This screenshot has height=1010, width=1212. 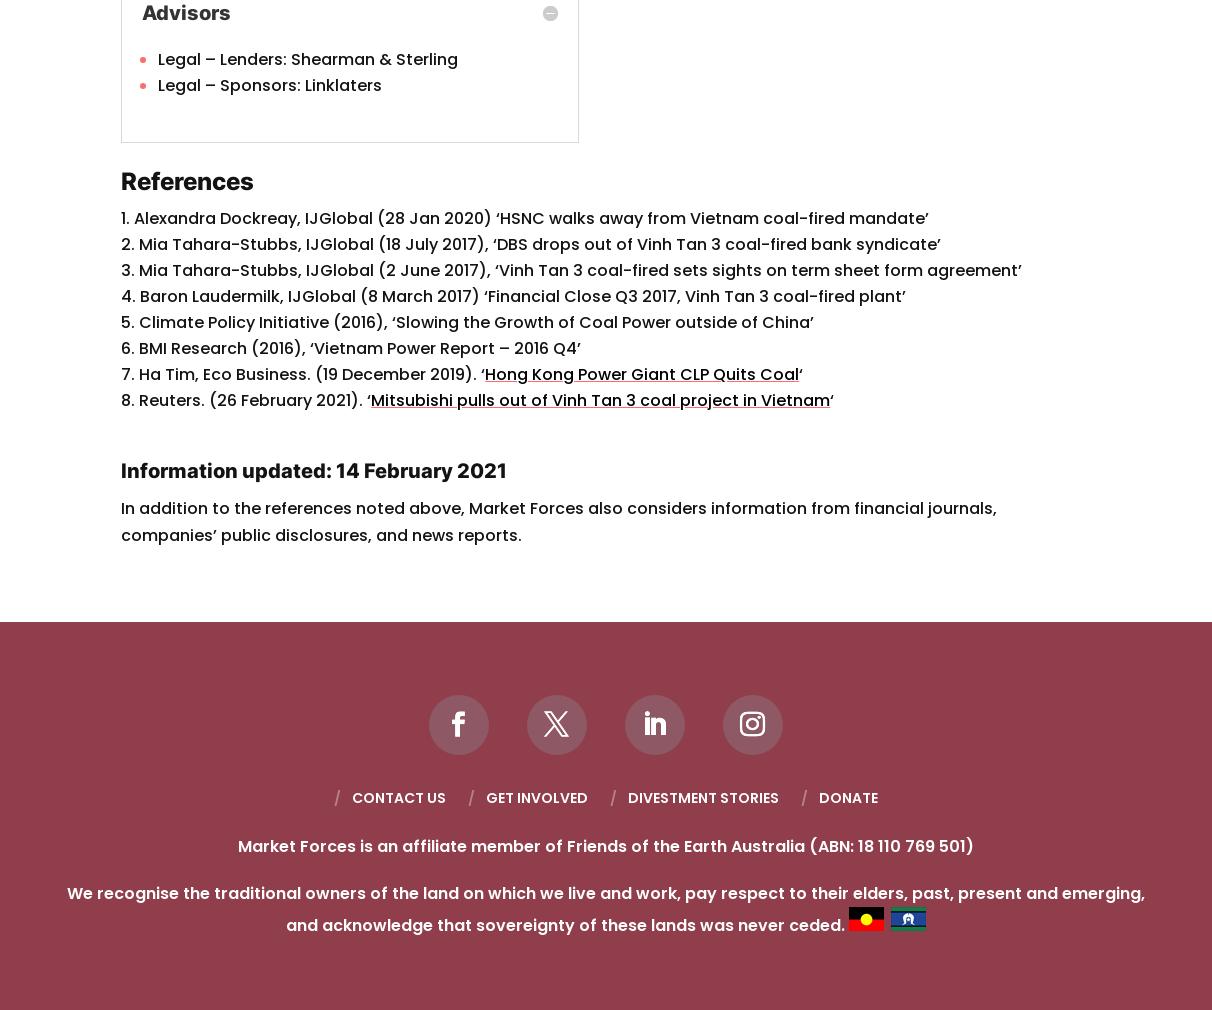 I want to click on 'Mia Tahara-Stubbs, IJGlobal (2 June 2017), ‘Vinh Tan 3 coal-fired sets sights on term sheet form agreement’', so click(x=580, y=270).